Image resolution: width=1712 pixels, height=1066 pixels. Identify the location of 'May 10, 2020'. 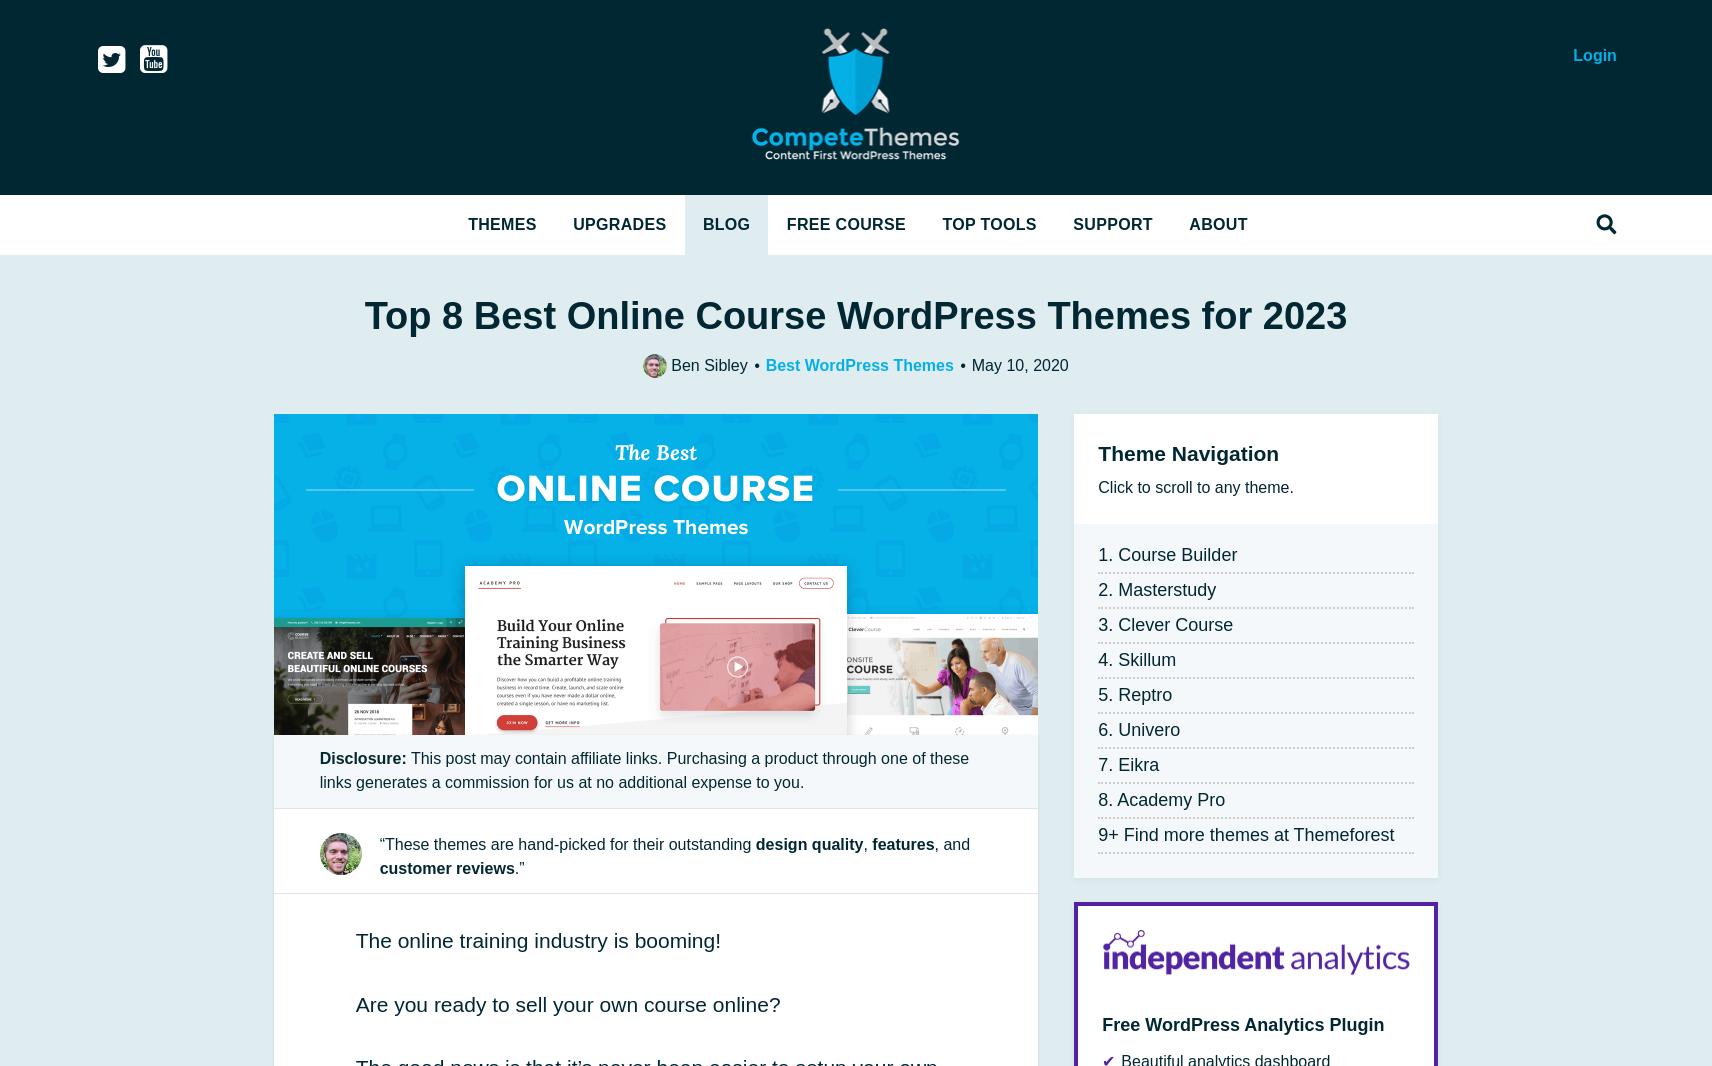
(1016, 364).